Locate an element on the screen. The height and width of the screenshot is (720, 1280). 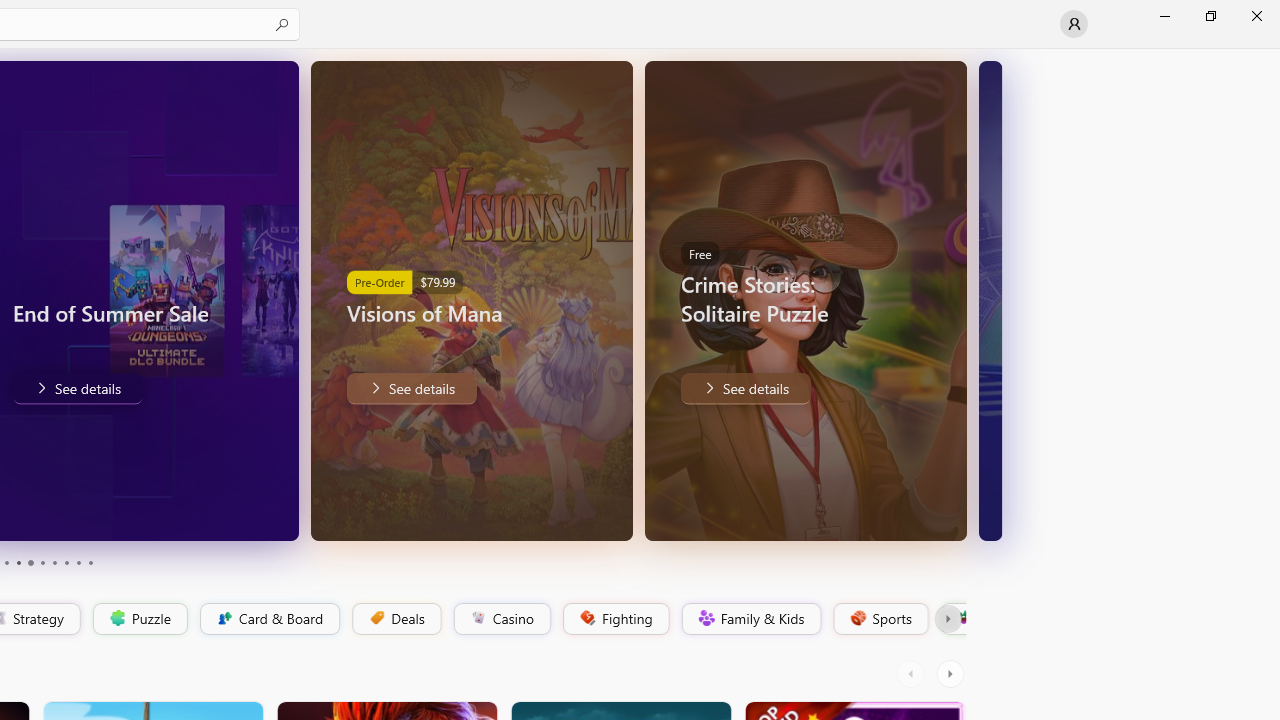
'Page 9' is located at coordinates (78, 563).